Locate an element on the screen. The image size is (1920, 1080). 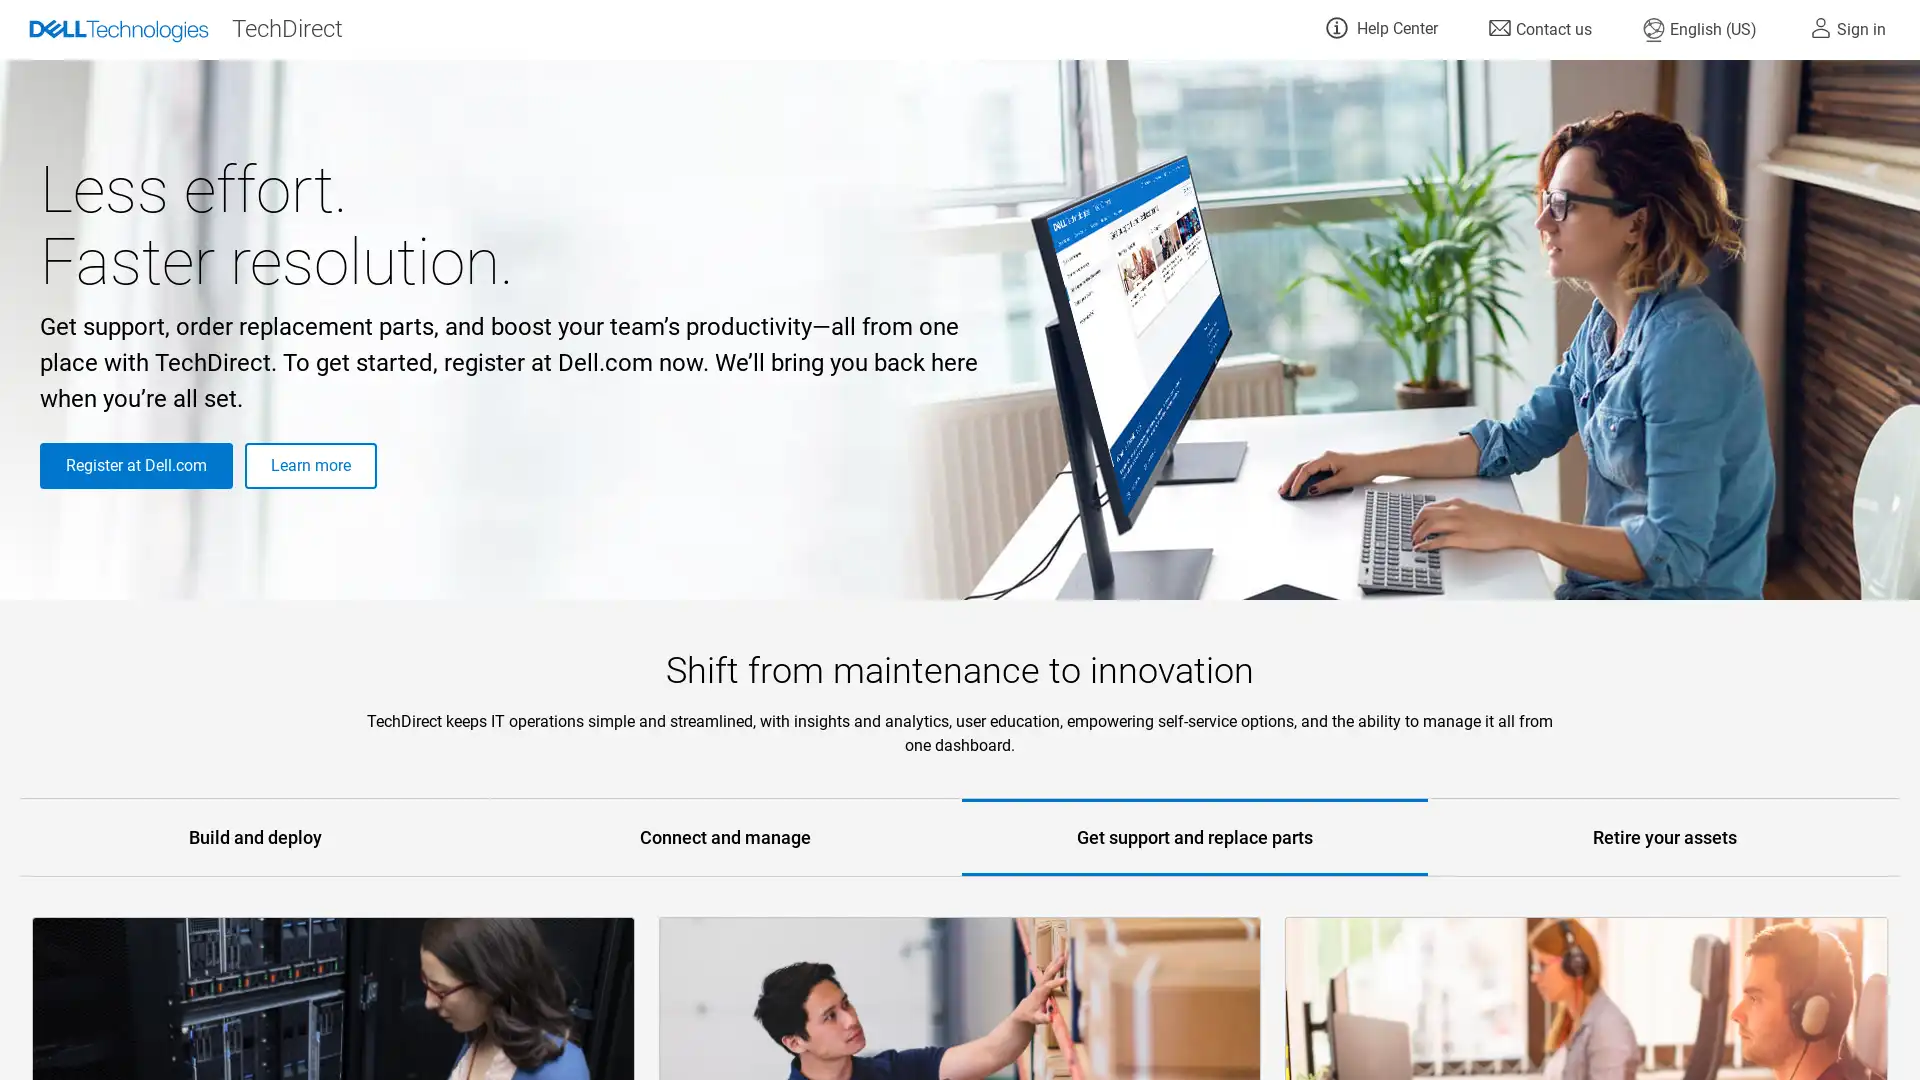
Learn more is located at coordinates (310, 466).